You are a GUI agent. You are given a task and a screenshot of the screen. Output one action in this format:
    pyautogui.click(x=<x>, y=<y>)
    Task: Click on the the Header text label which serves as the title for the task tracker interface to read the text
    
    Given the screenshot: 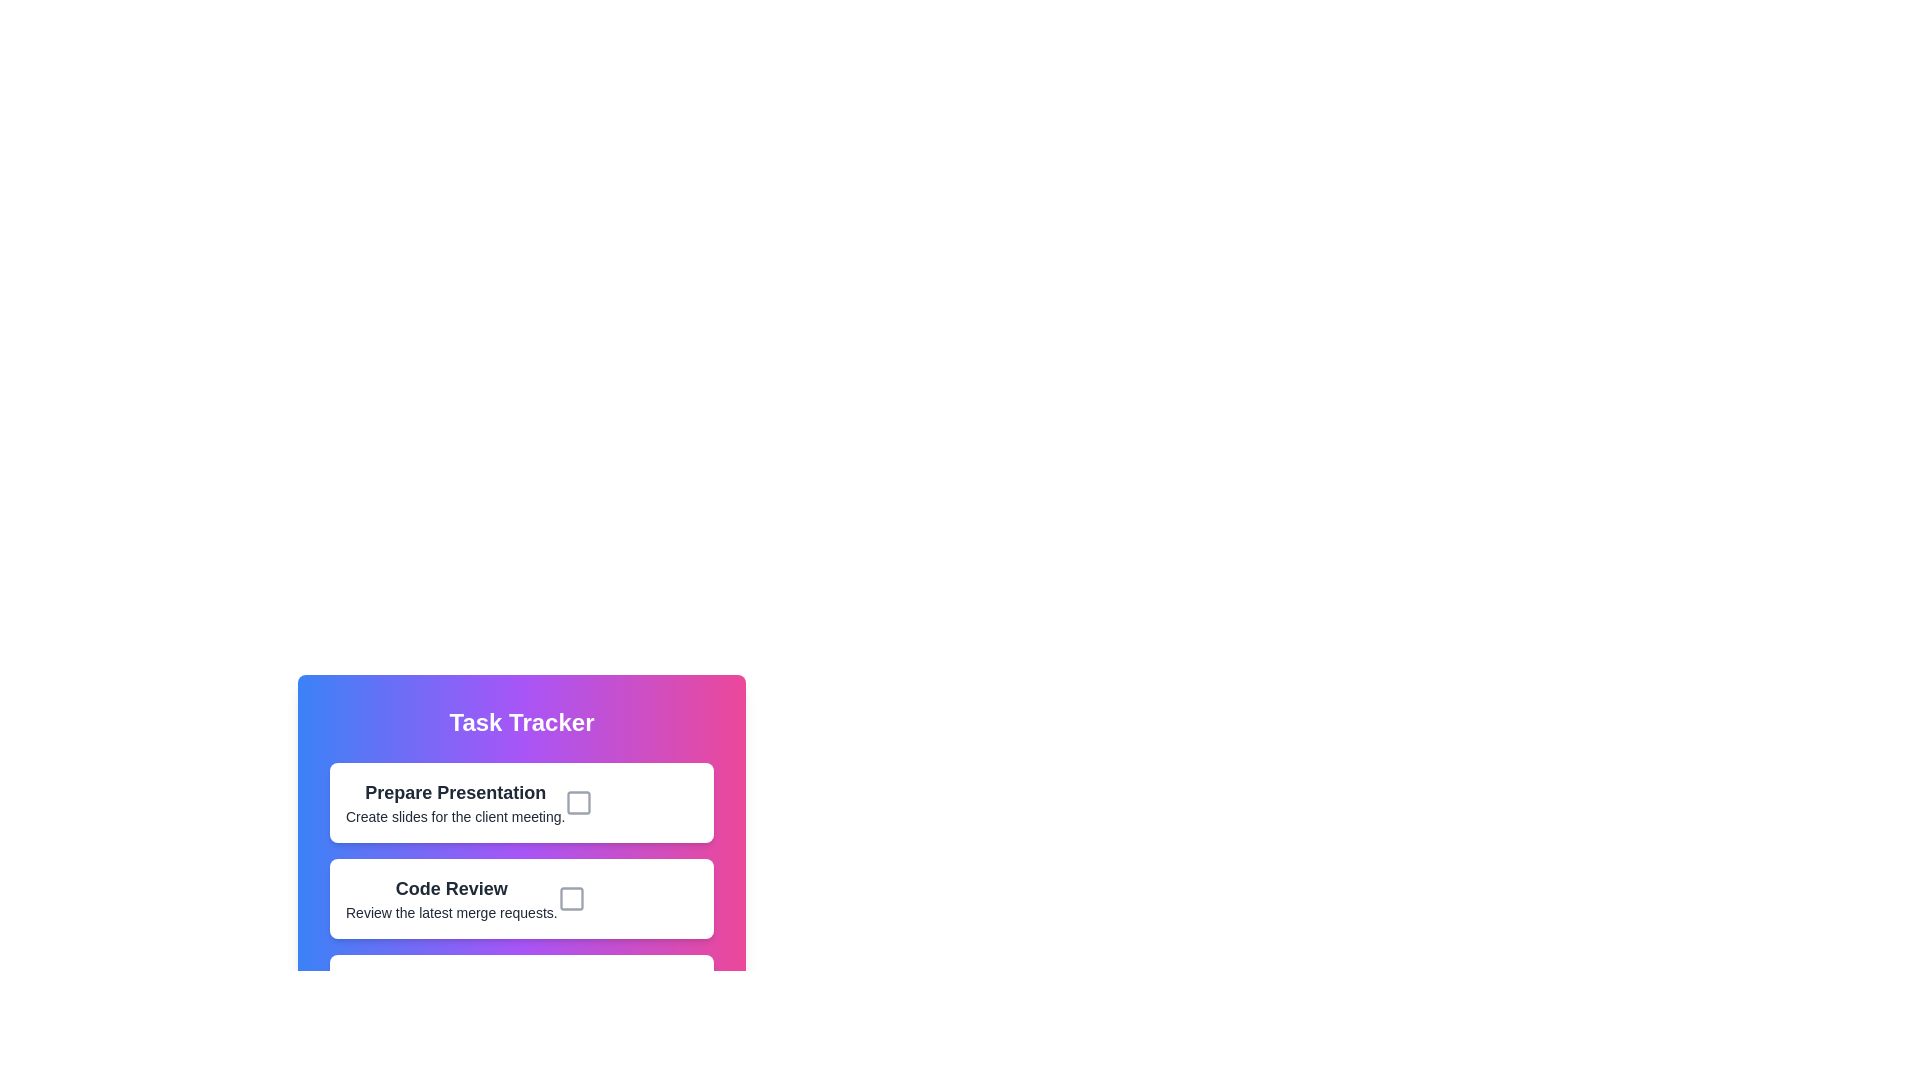 What is the action you would take?
    pyautogui.click(x=522, y=722)
    